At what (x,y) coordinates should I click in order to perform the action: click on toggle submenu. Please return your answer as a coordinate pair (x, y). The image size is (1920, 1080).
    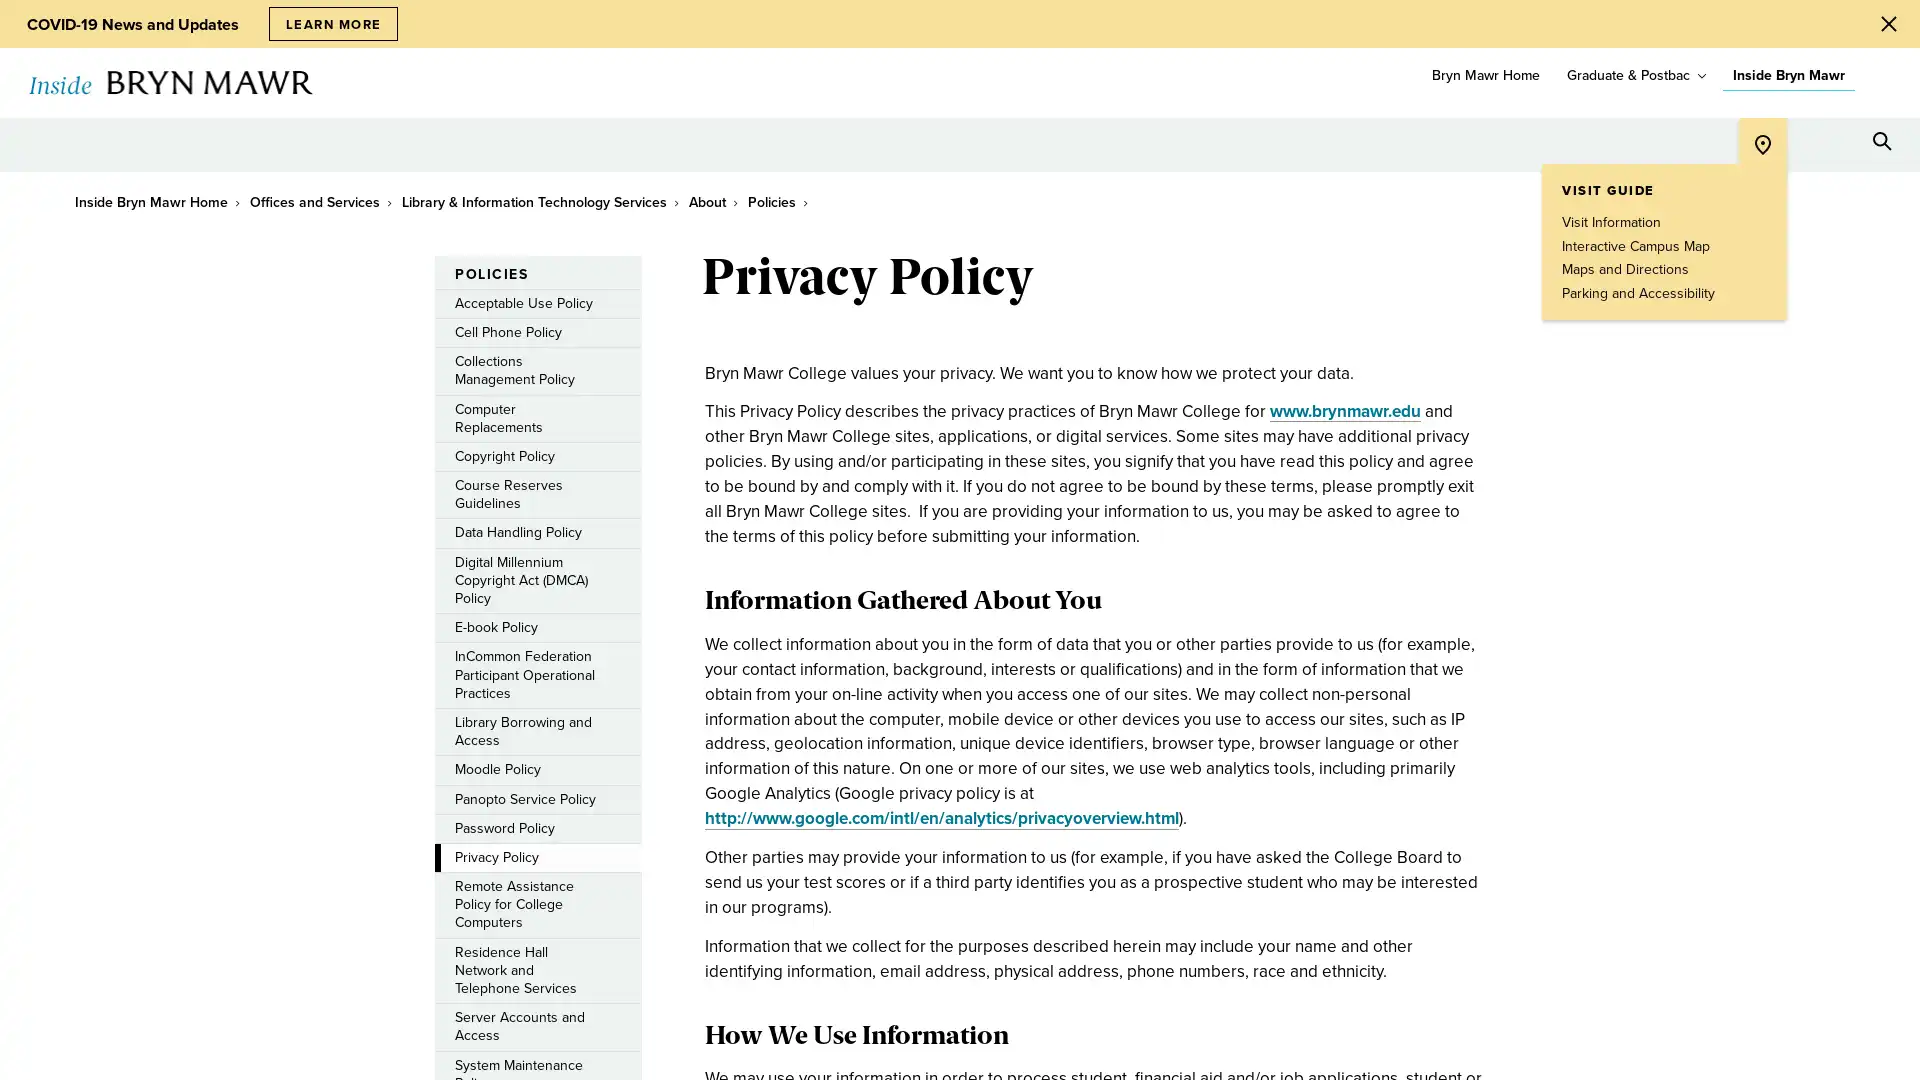
    Looking at the image, I should click on (437, 130).